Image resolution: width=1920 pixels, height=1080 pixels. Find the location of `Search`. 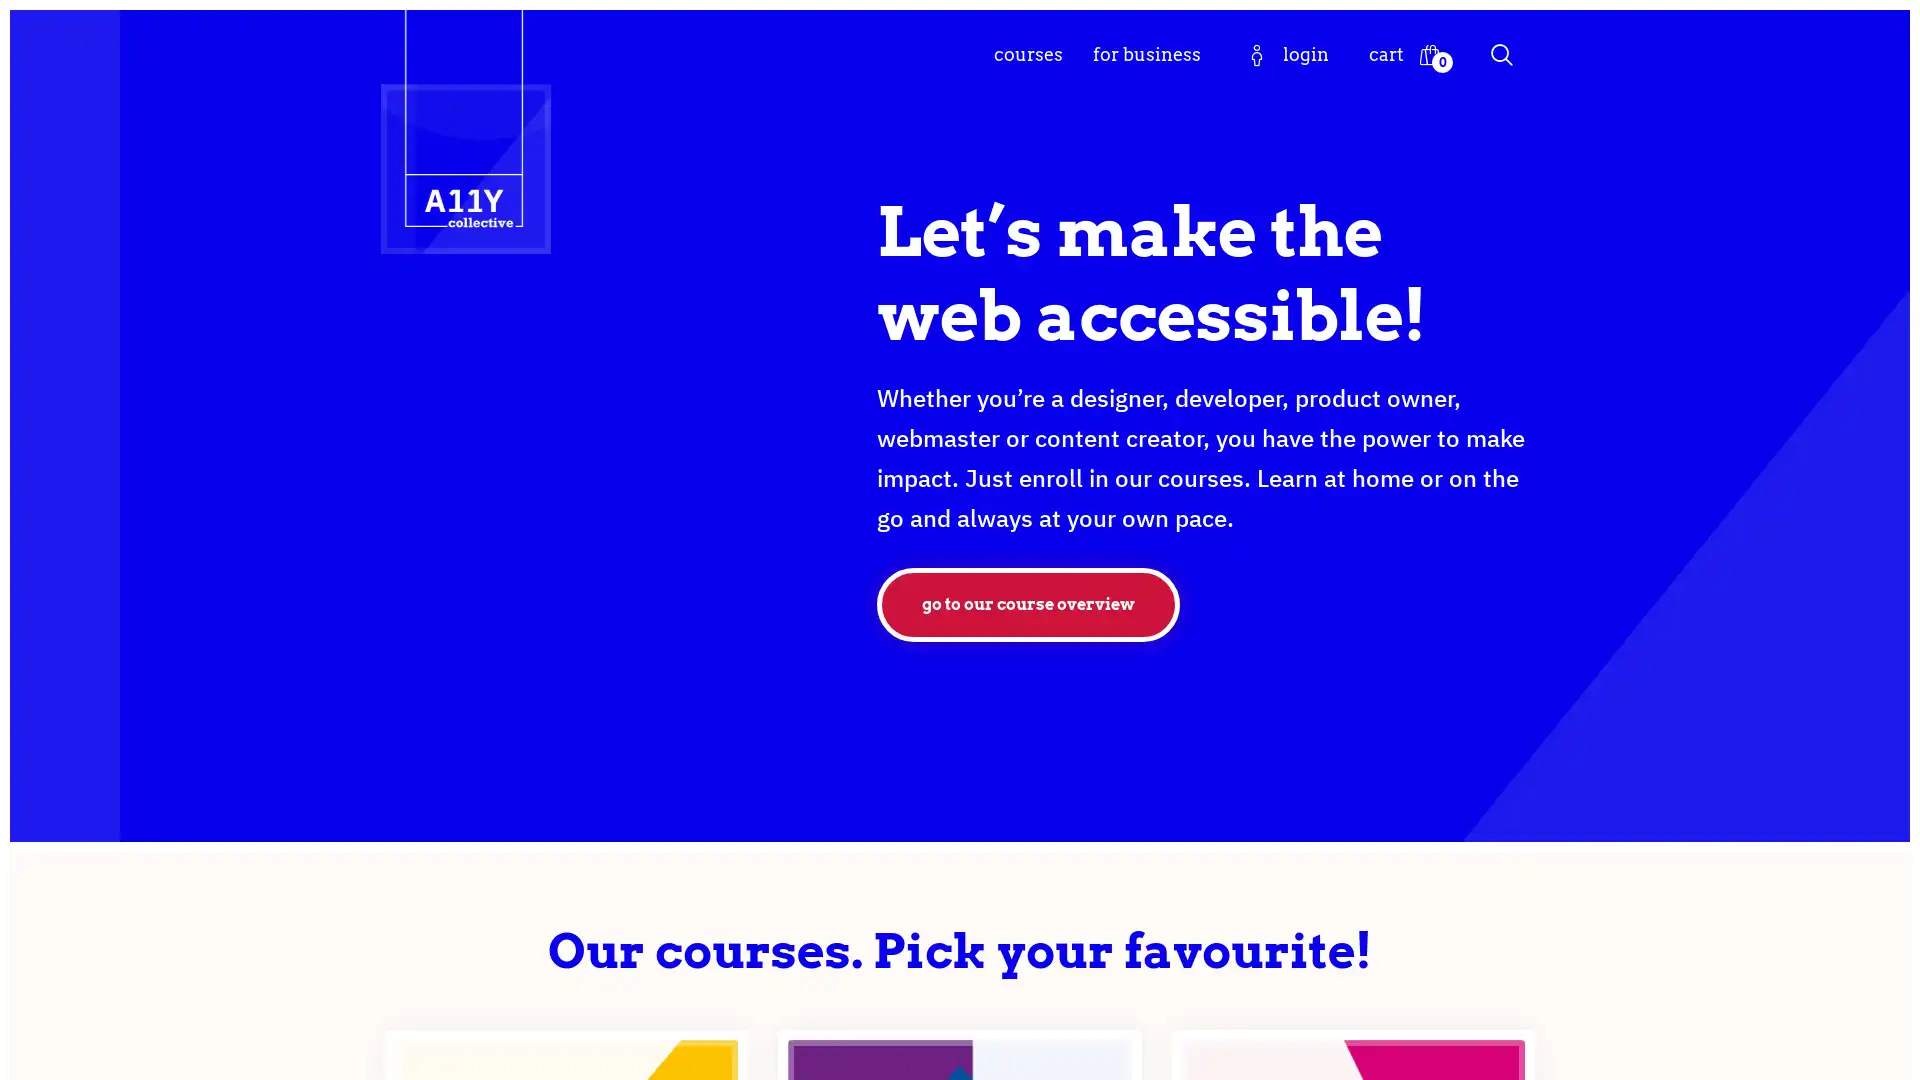

Search is located at coordinates (1502, 53).